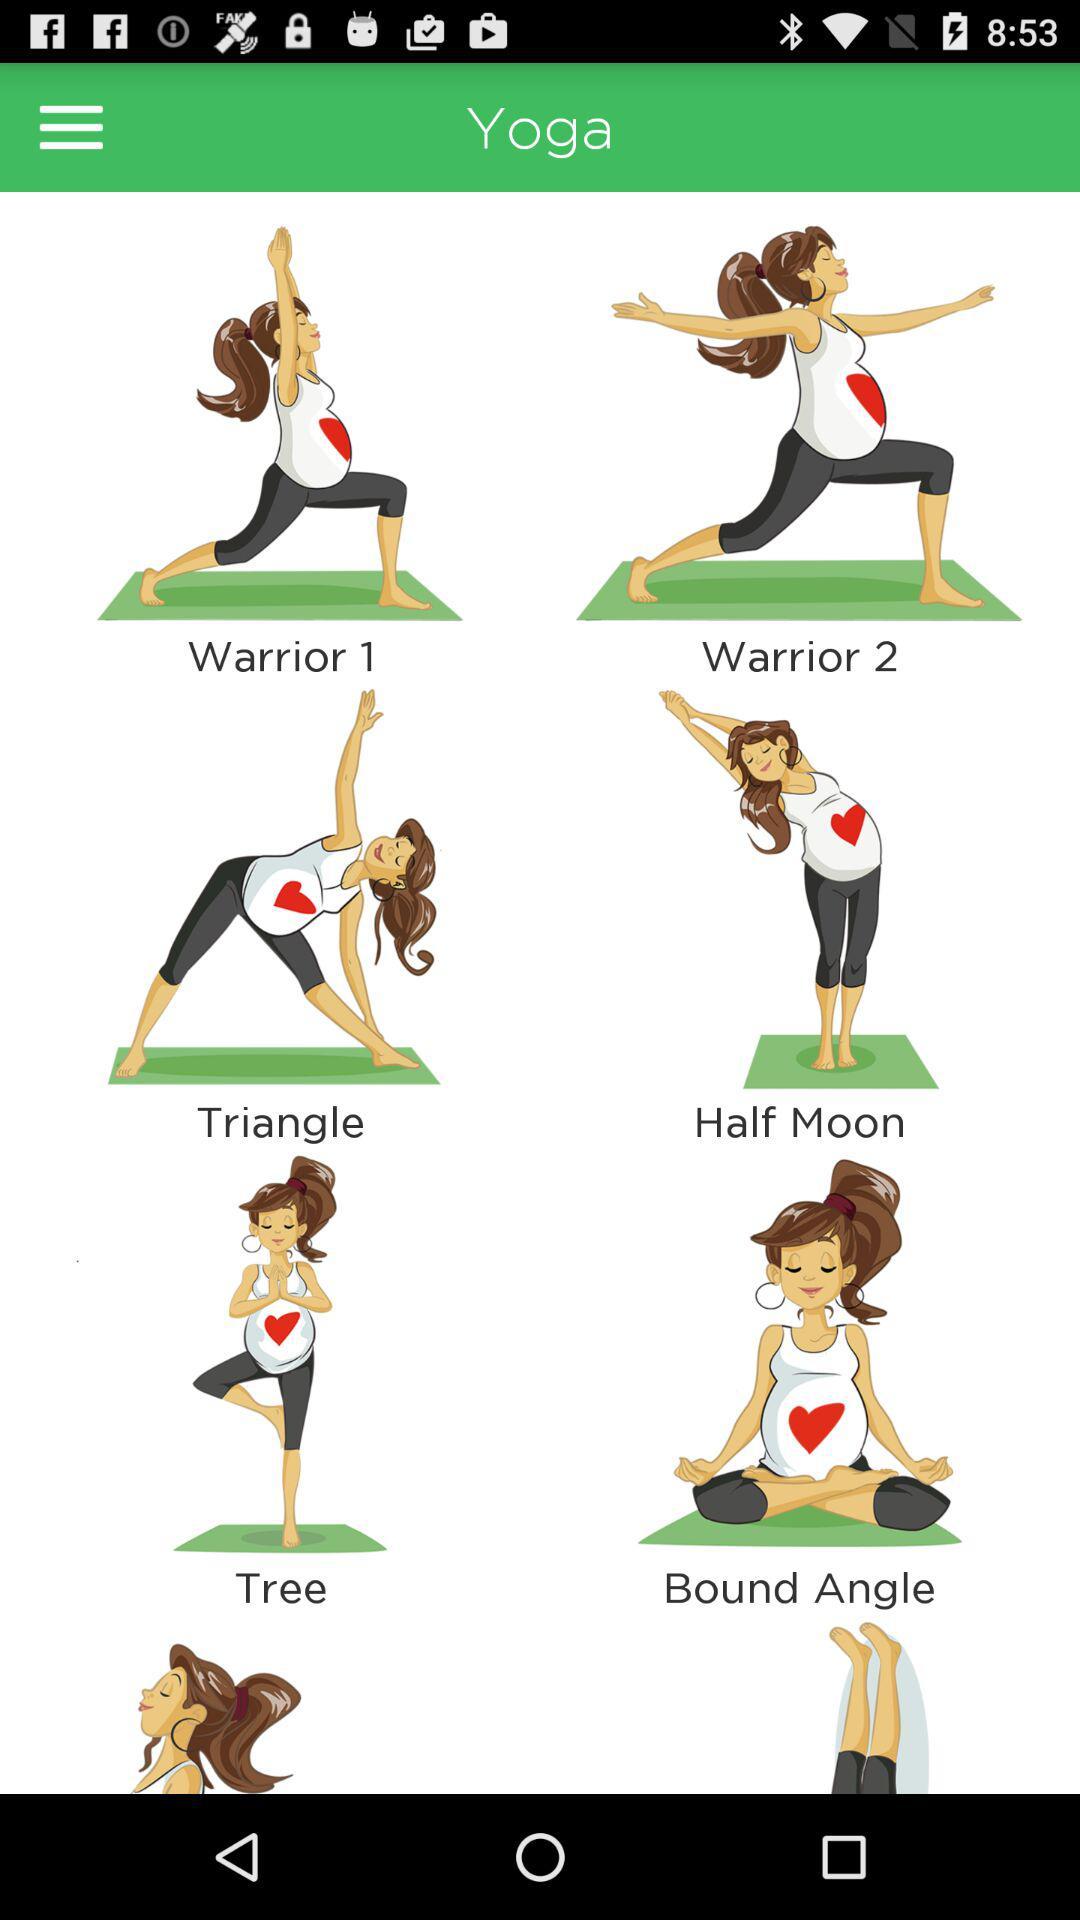 The height and width of the screenshot is (1920, 1080). I want to click on show more info about that pose, so click(280, 421).